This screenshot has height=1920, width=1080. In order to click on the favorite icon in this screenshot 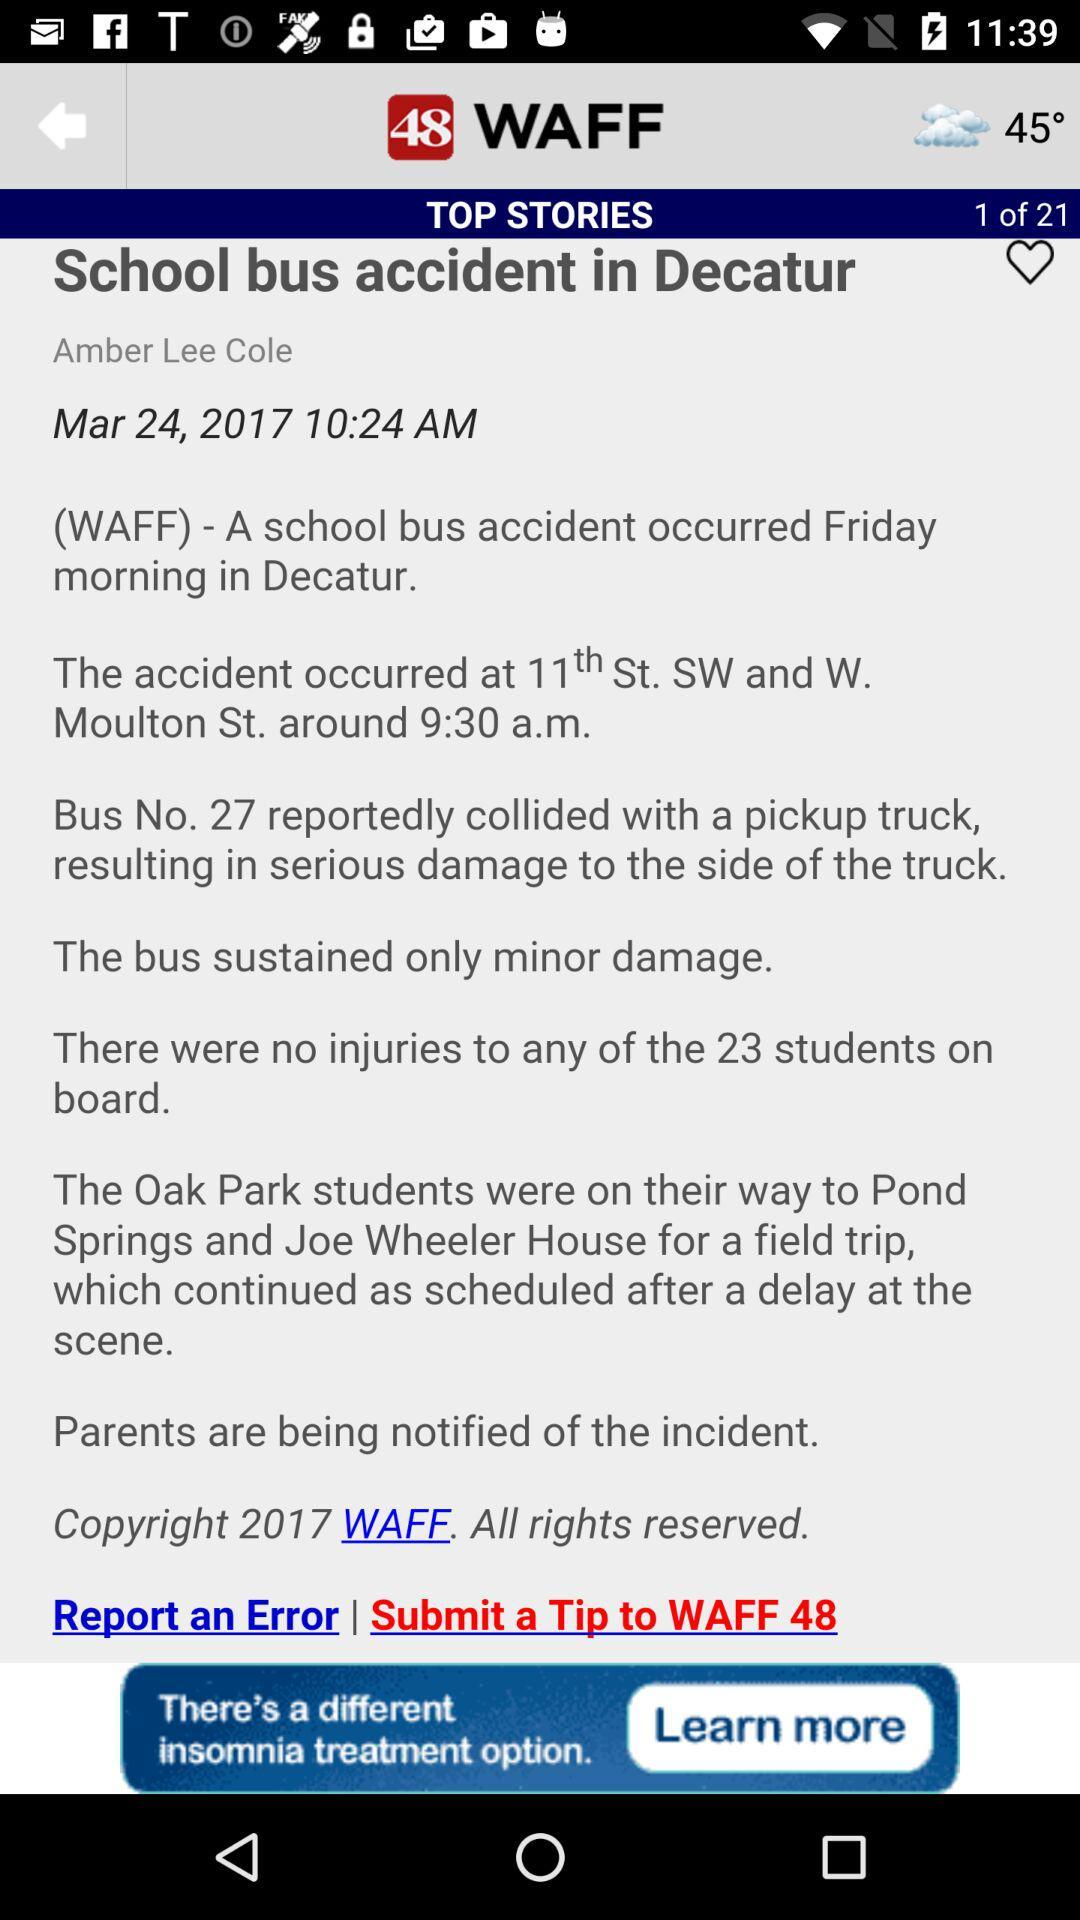, I will do `click(1017, 287)`.